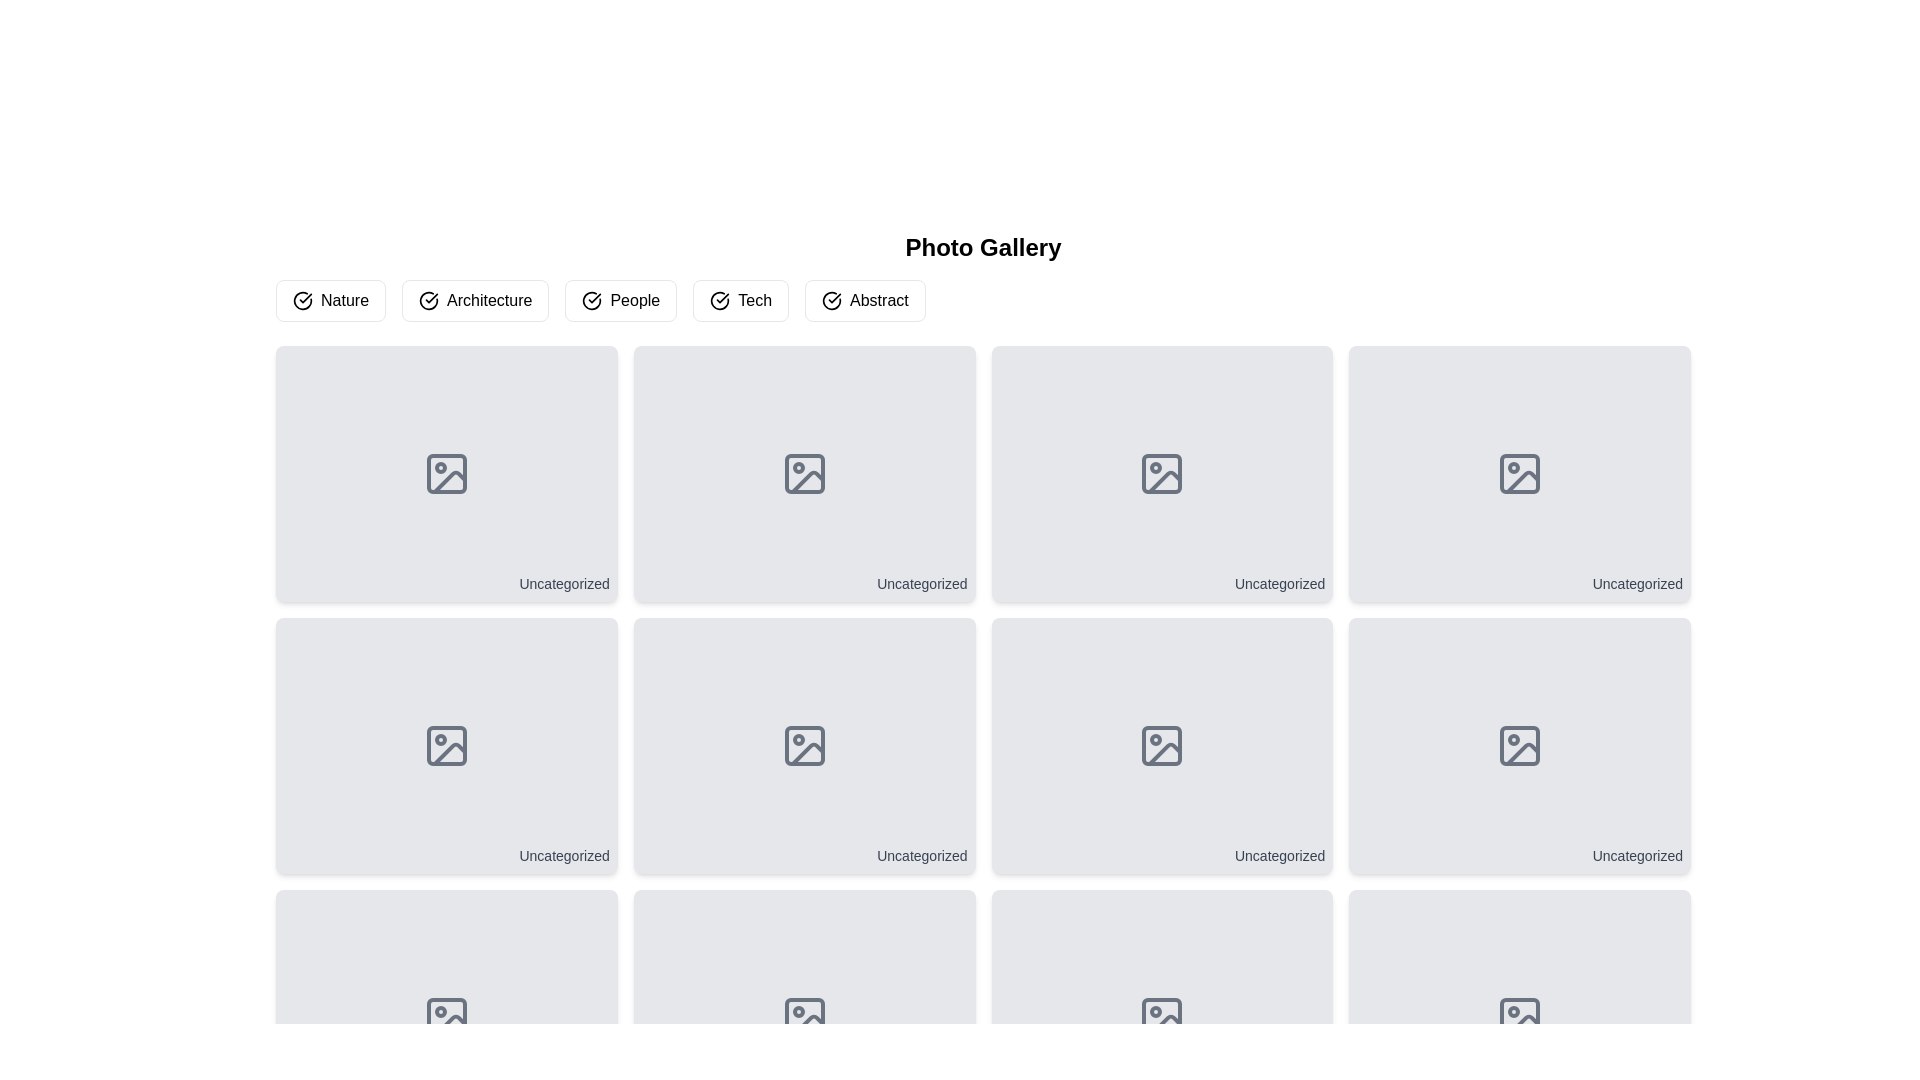 The height and width of the screenshot is (1080, 1920). What do you see at coordinates (1280, 583) in the screenshot?
I see `the text 'Uncategorized' from the Text Label located at the bottom-right corner of the third card in the top row of the grid layout` at bounding box center [1280, 583].